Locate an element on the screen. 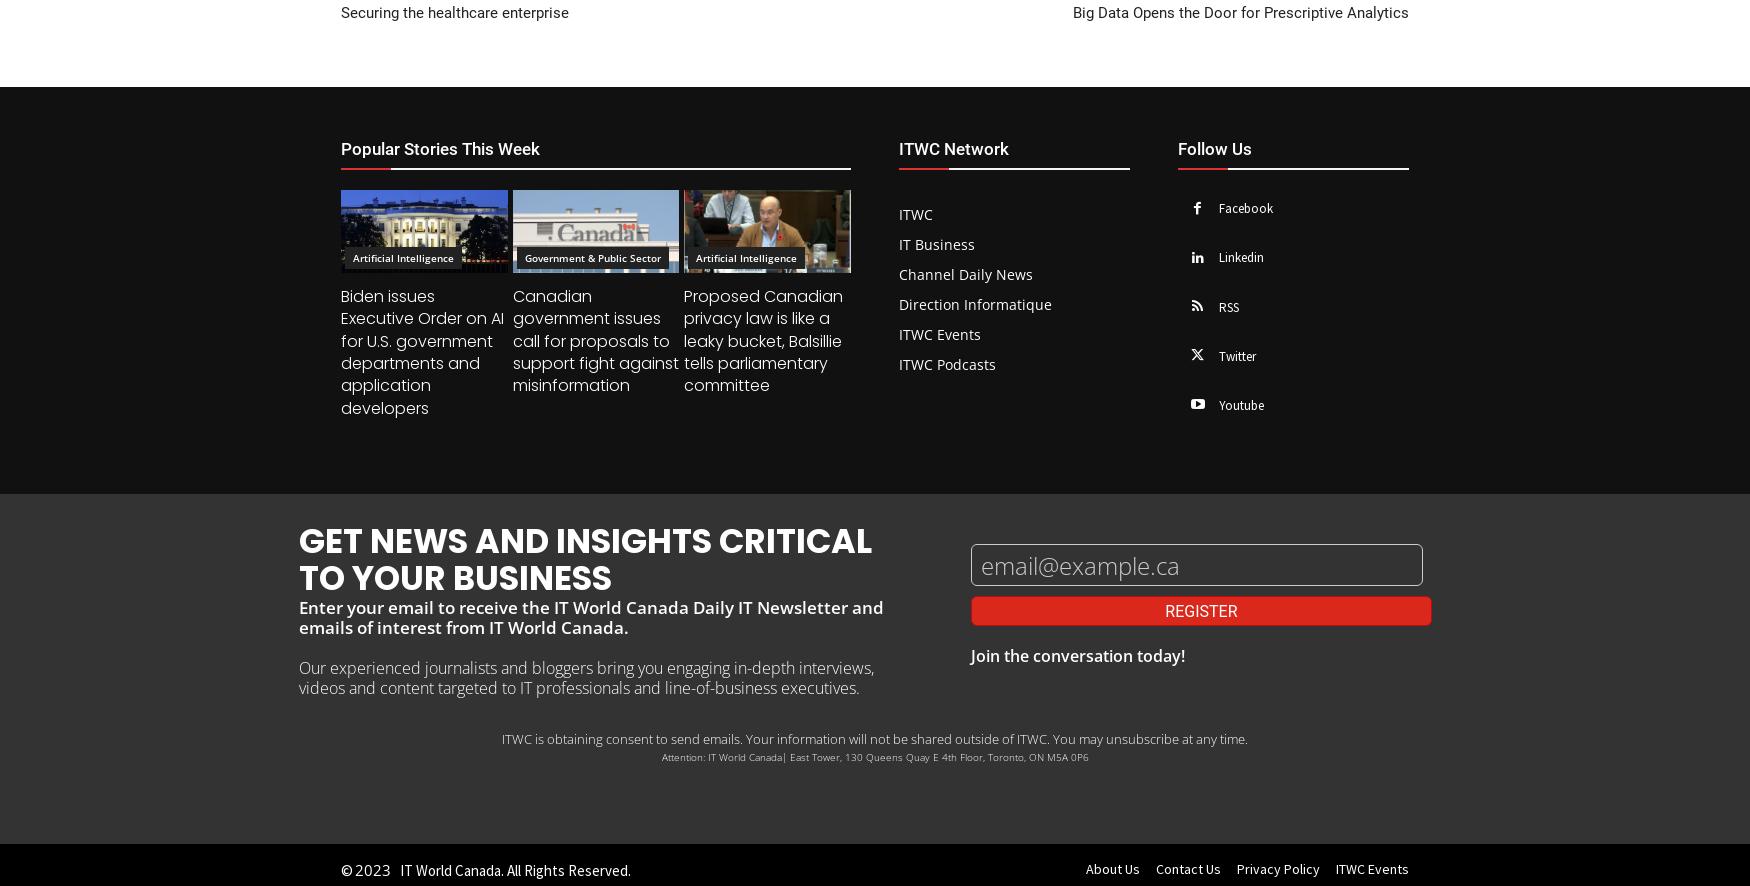  'Follow Us' is located at coordinates (1176, 146).